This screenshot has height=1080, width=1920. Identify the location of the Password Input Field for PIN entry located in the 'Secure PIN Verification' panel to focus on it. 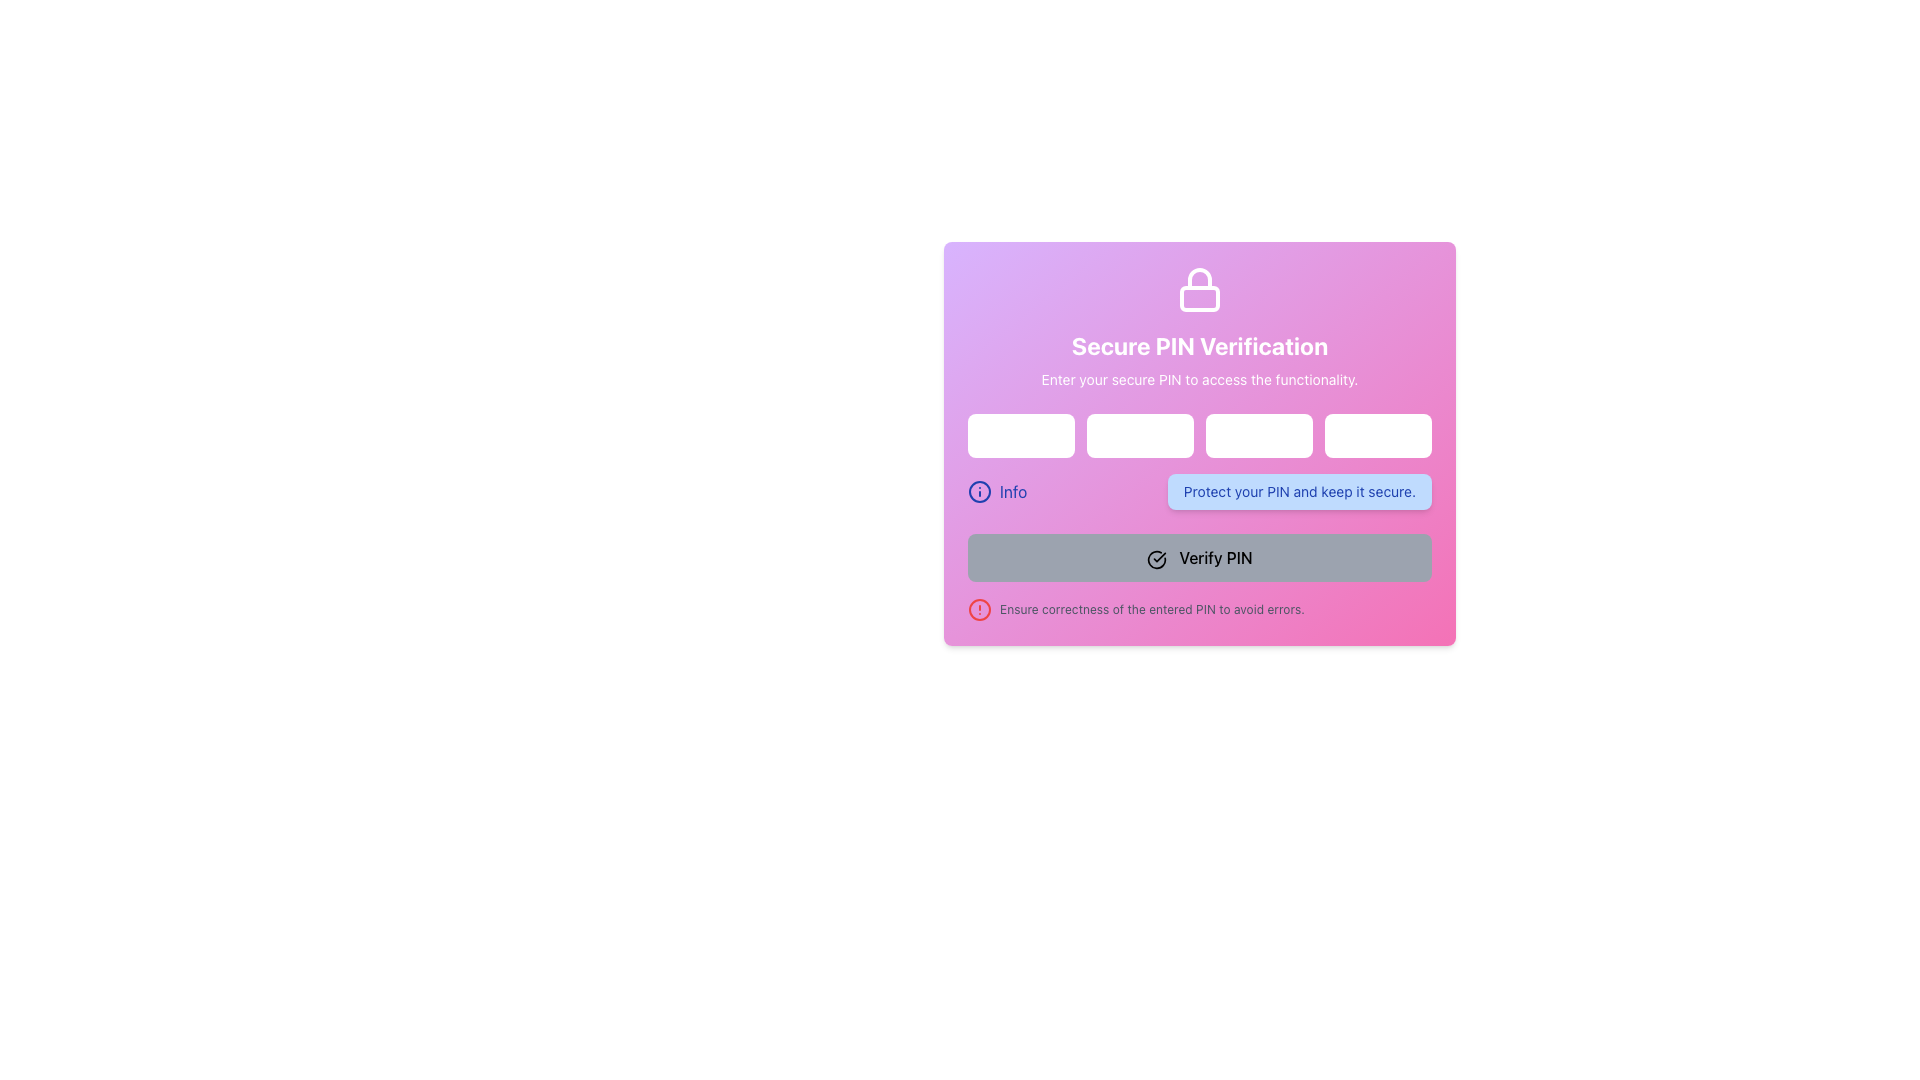
(1200, 434).